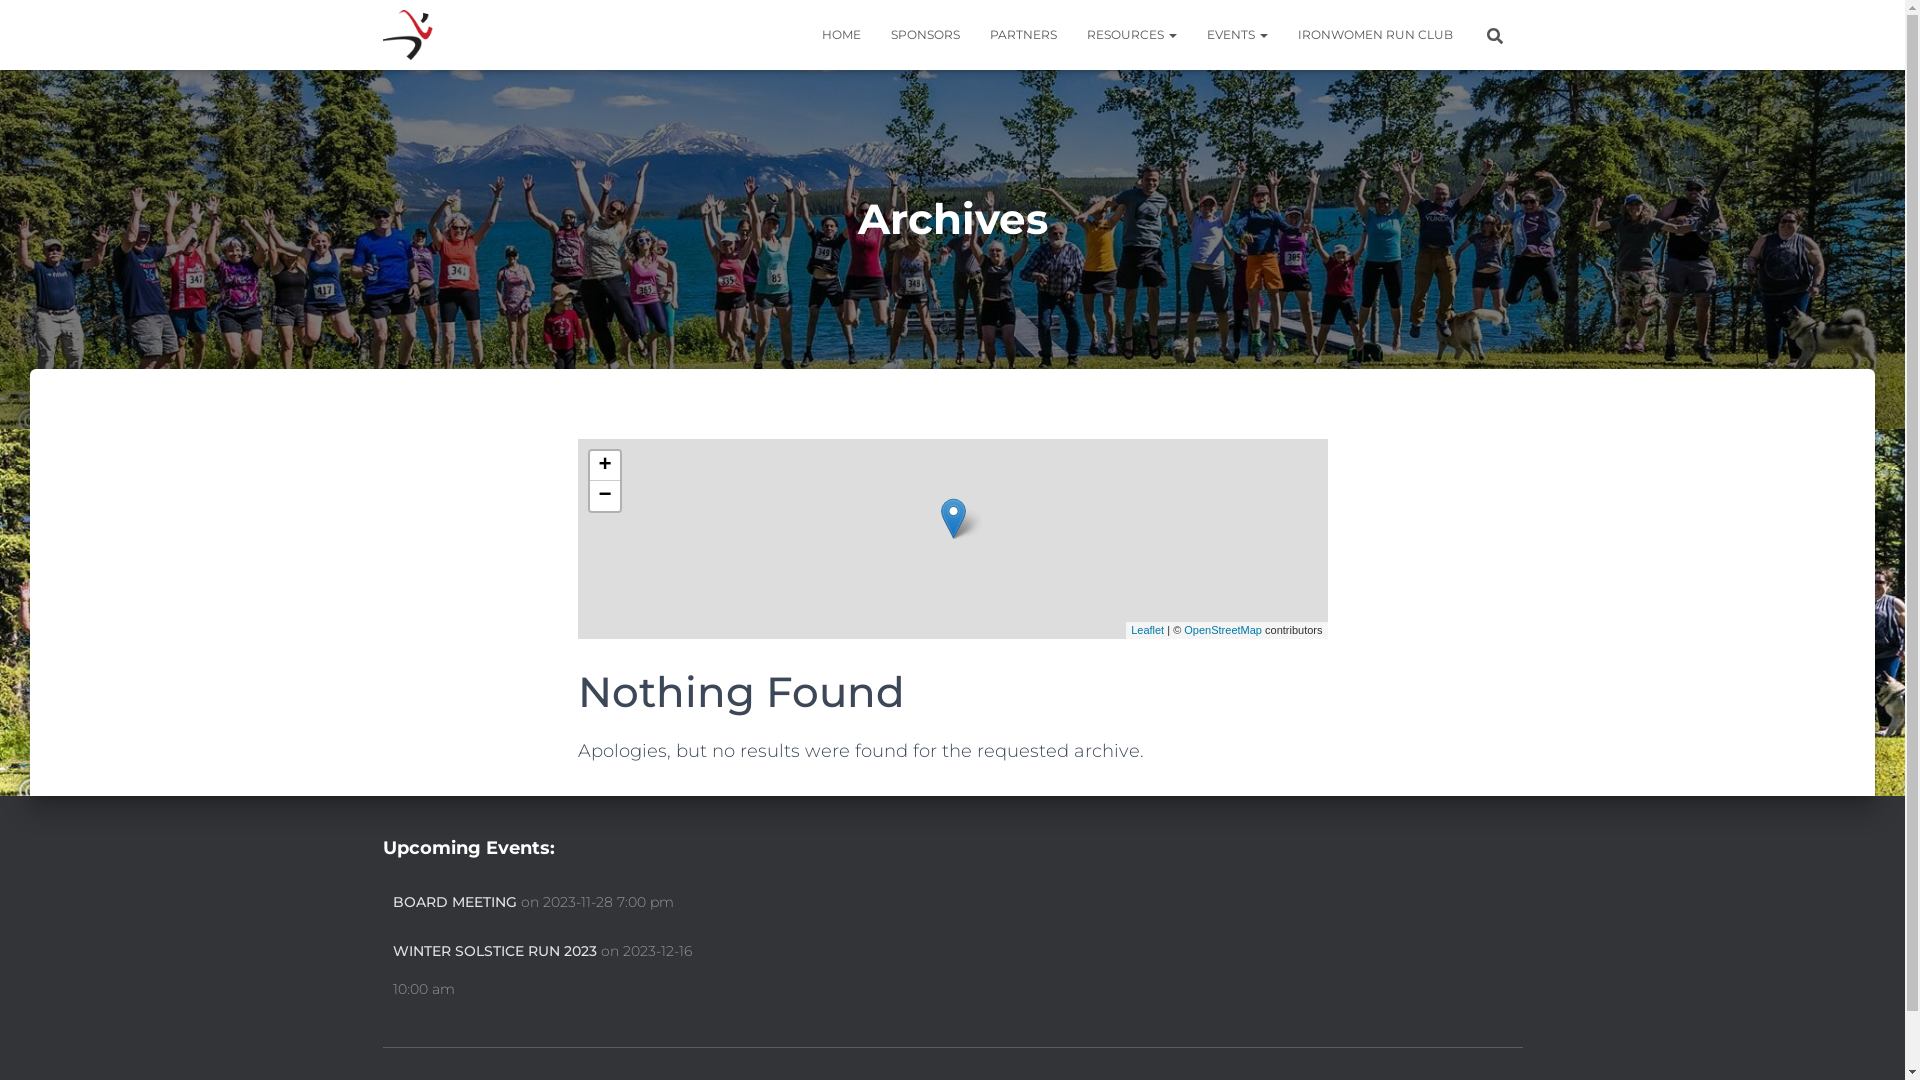  Describe the element at coordinates (407, 34) in the screenshot. I see `'Athletics Yukon'` at that location.